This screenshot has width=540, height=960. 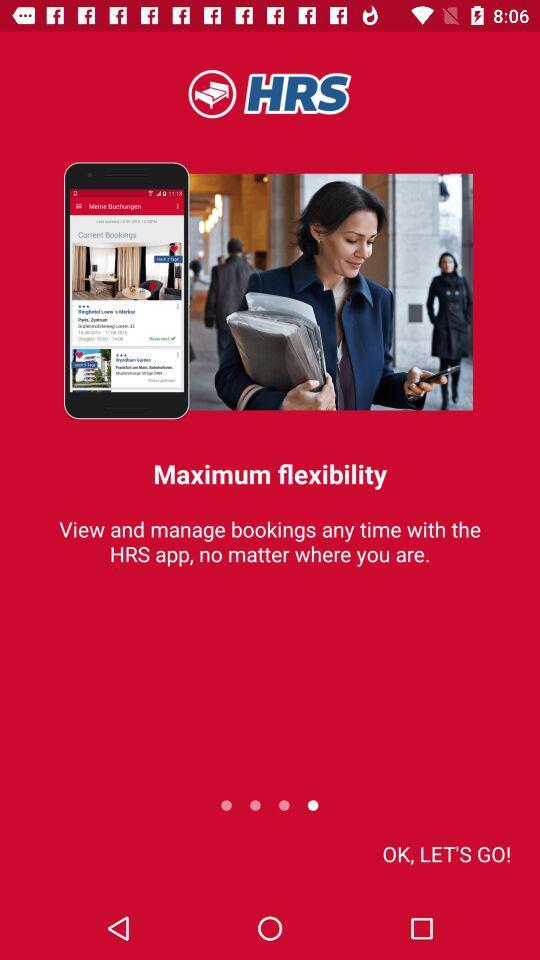 What do you see at coordinates (446, 852) in the screenshot?
I see `ok let s item` at bounding box center [446, 852].